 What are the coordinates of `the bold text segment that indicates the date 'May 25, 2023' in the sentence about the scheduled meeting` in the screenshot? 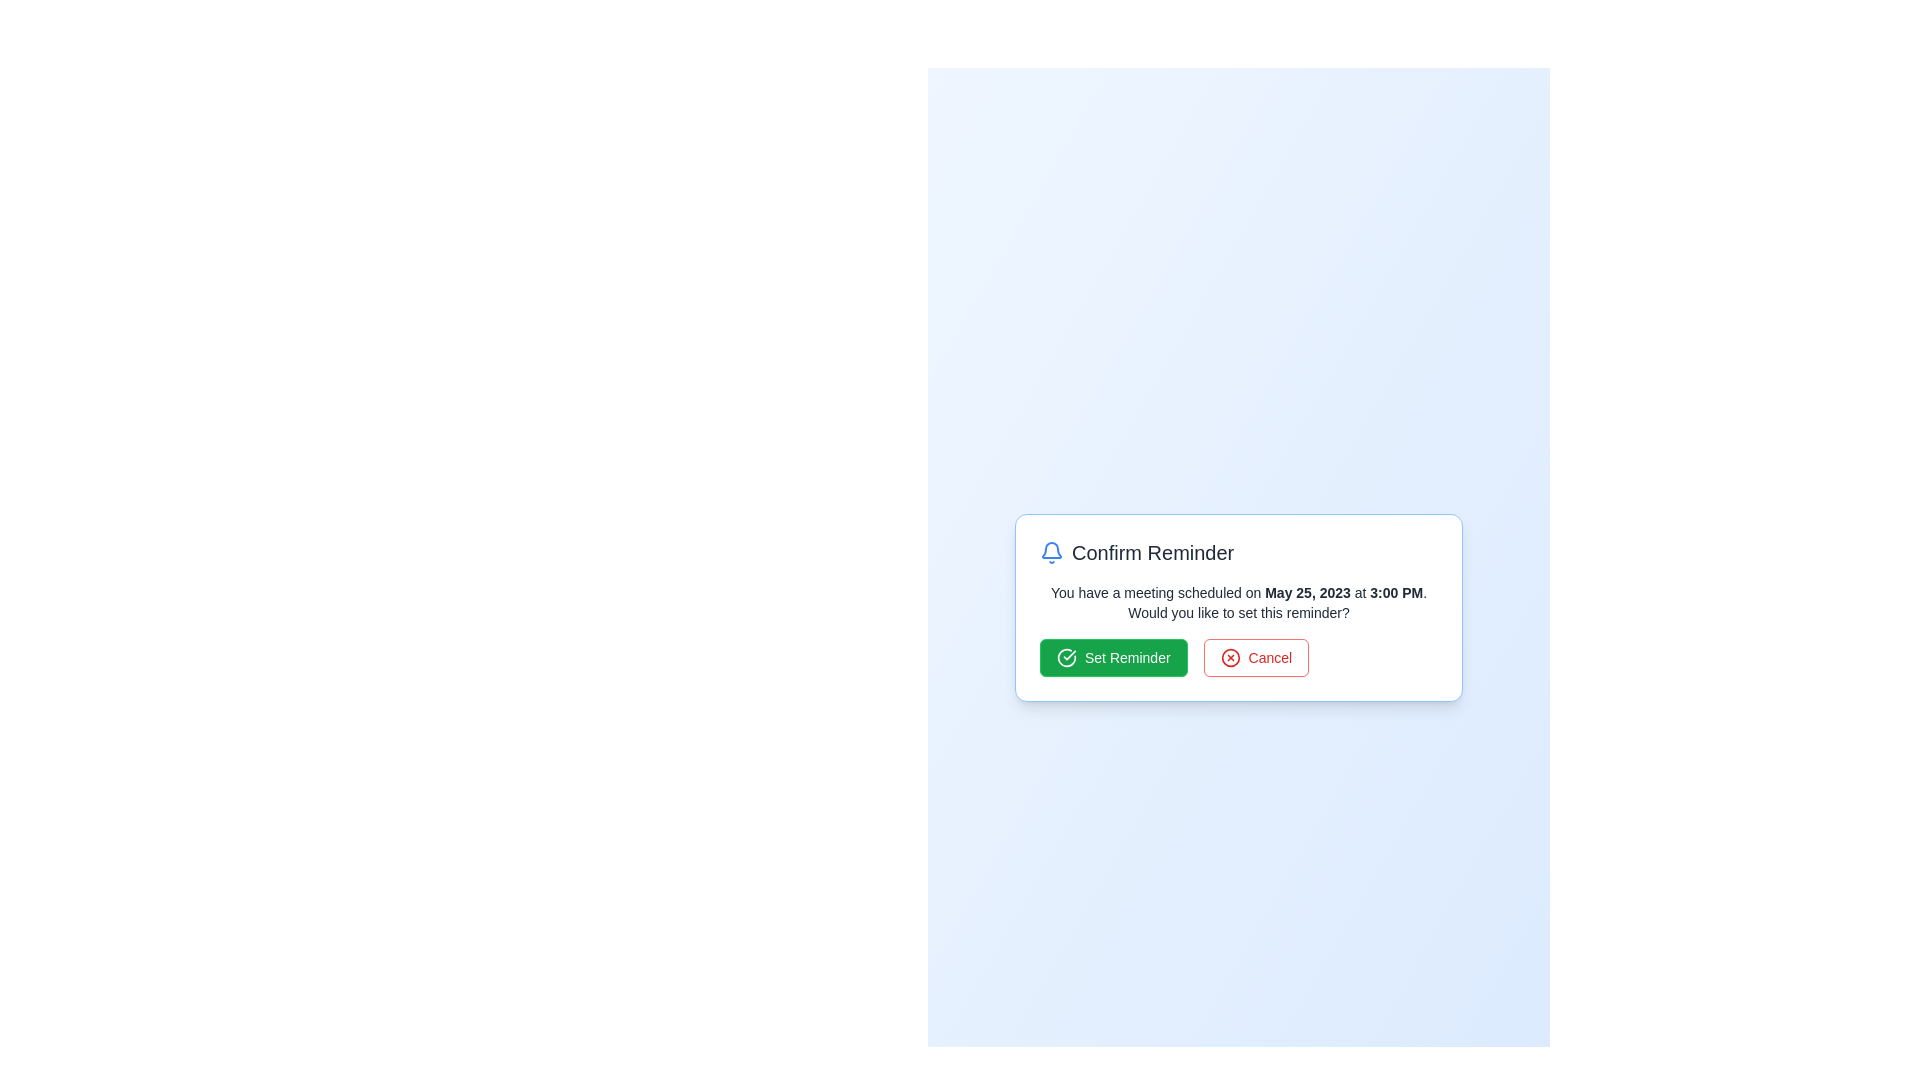 It's located at (1308, 592).